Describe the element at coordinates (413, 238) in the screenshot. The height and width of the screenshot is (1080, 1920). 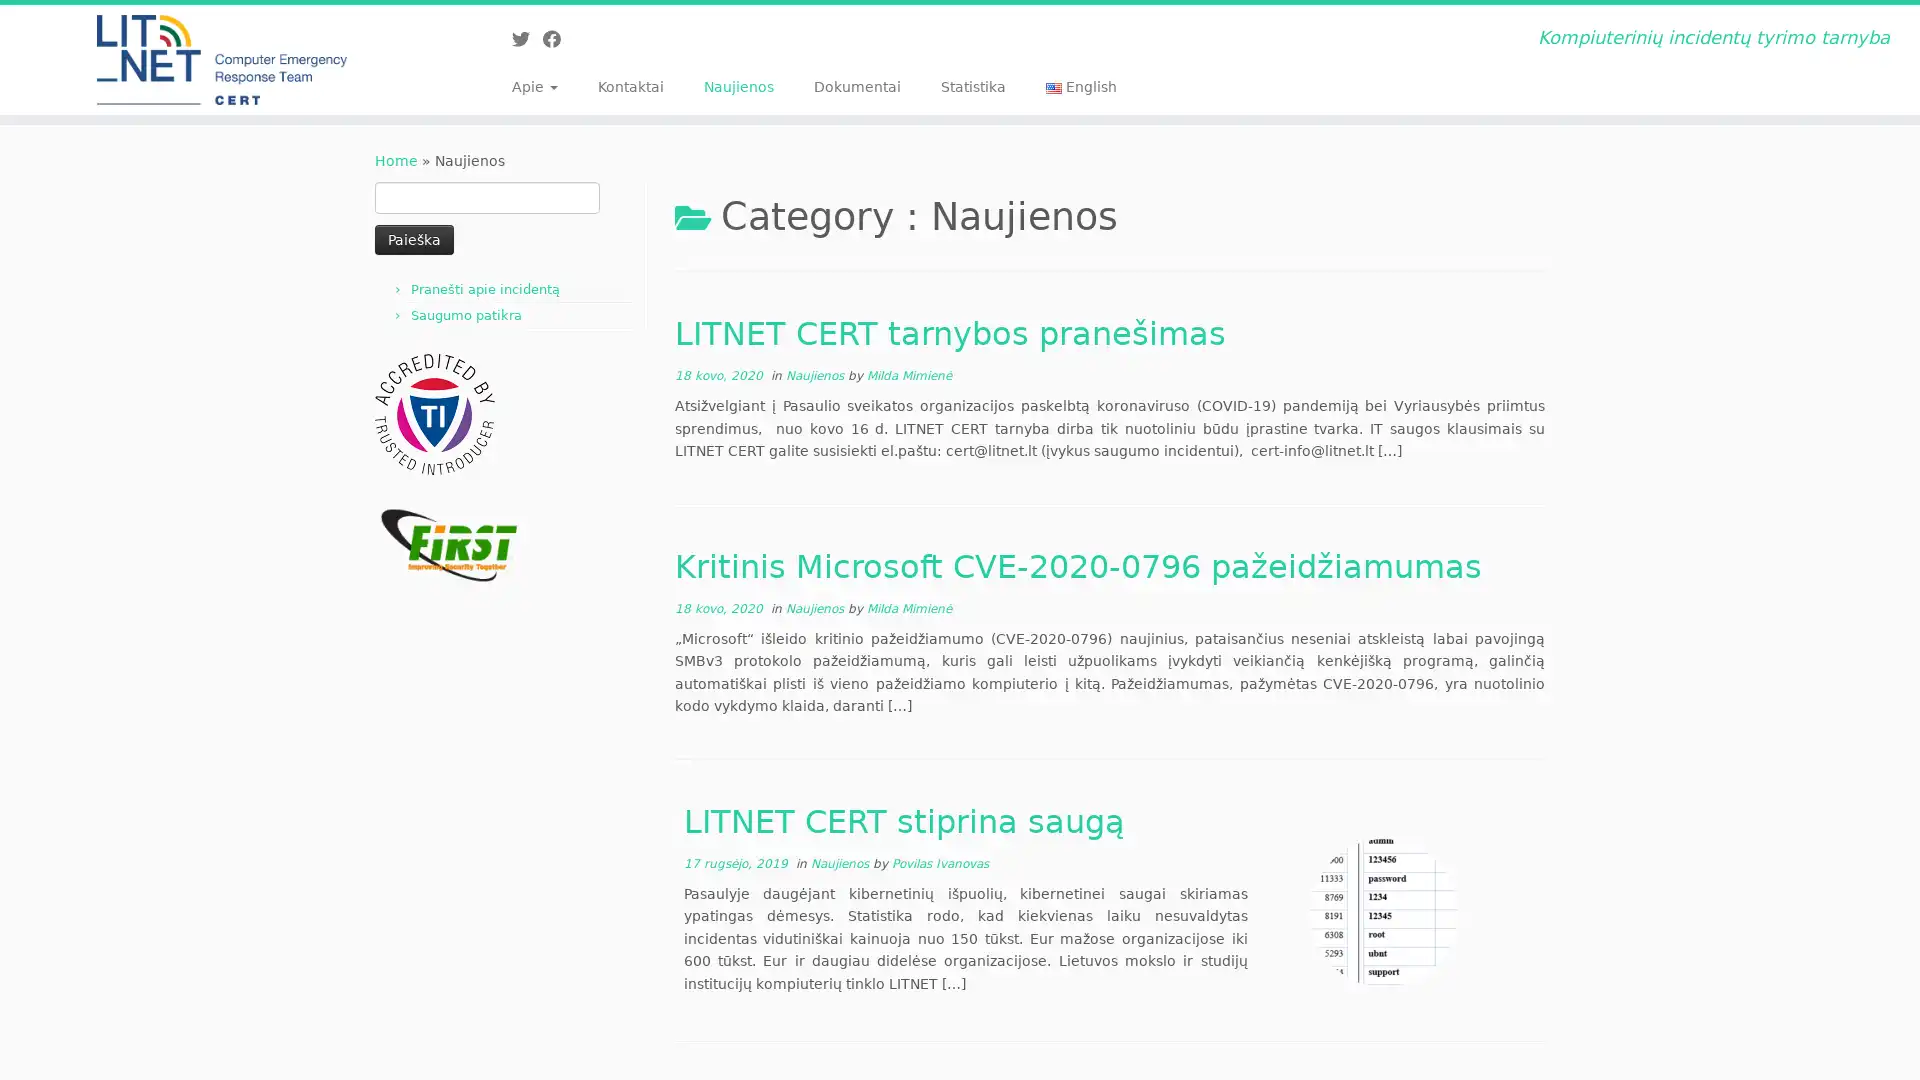
I see `Paieska` at that location.